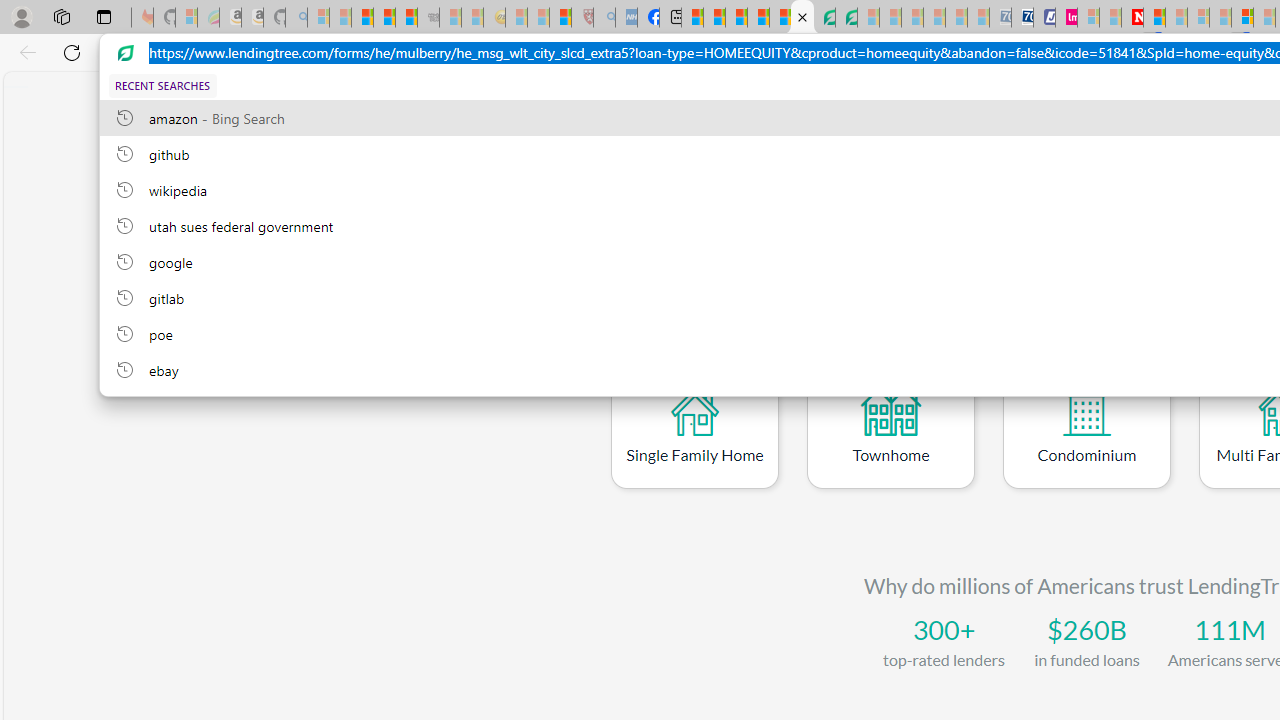 Image resolution: width=1280 pixels, height=720 pixels. What do you see at coordinates (362, 17) in the screenshot?
I see `'The Weather Channel - MSN'` at bounding box center [362, 17].